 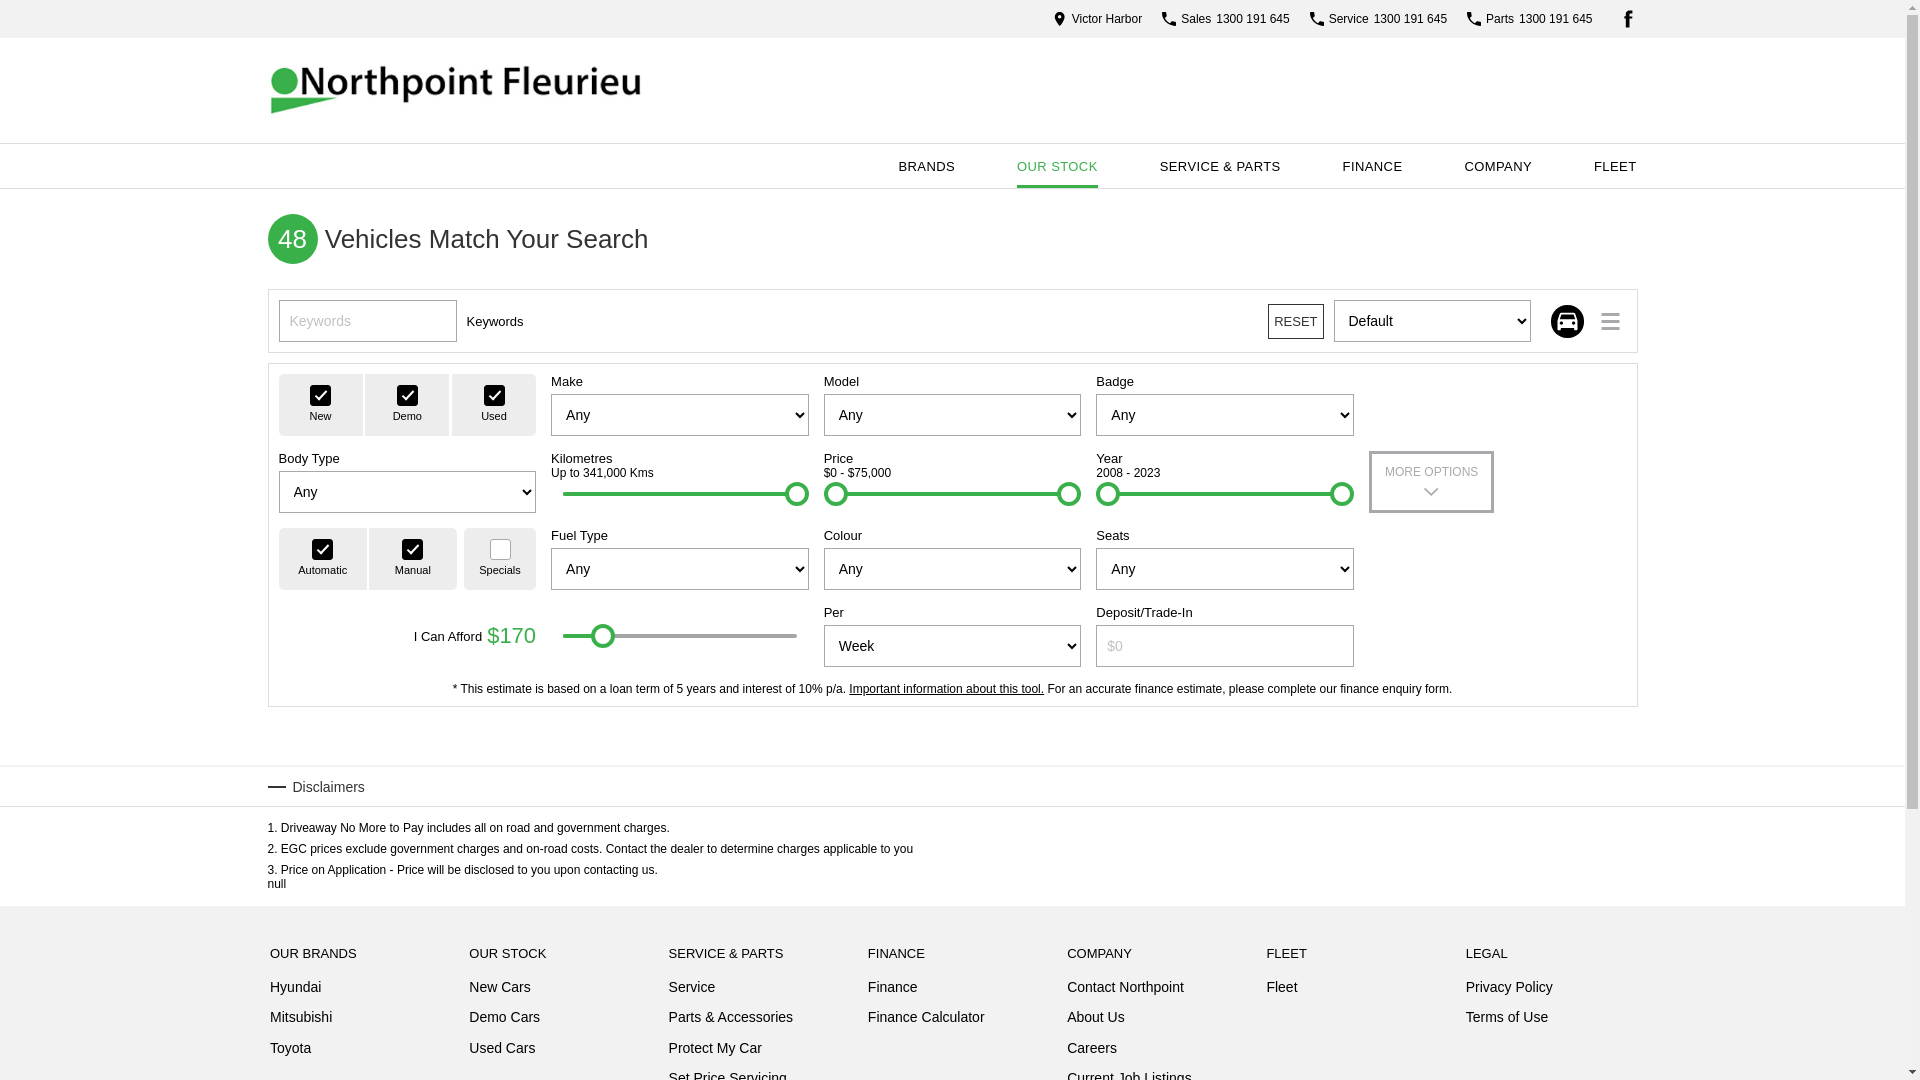 What do you see at coordinates (1281, 986) in the screenshot?
I see `'Fleet'` at bounding box center [1281, 986].